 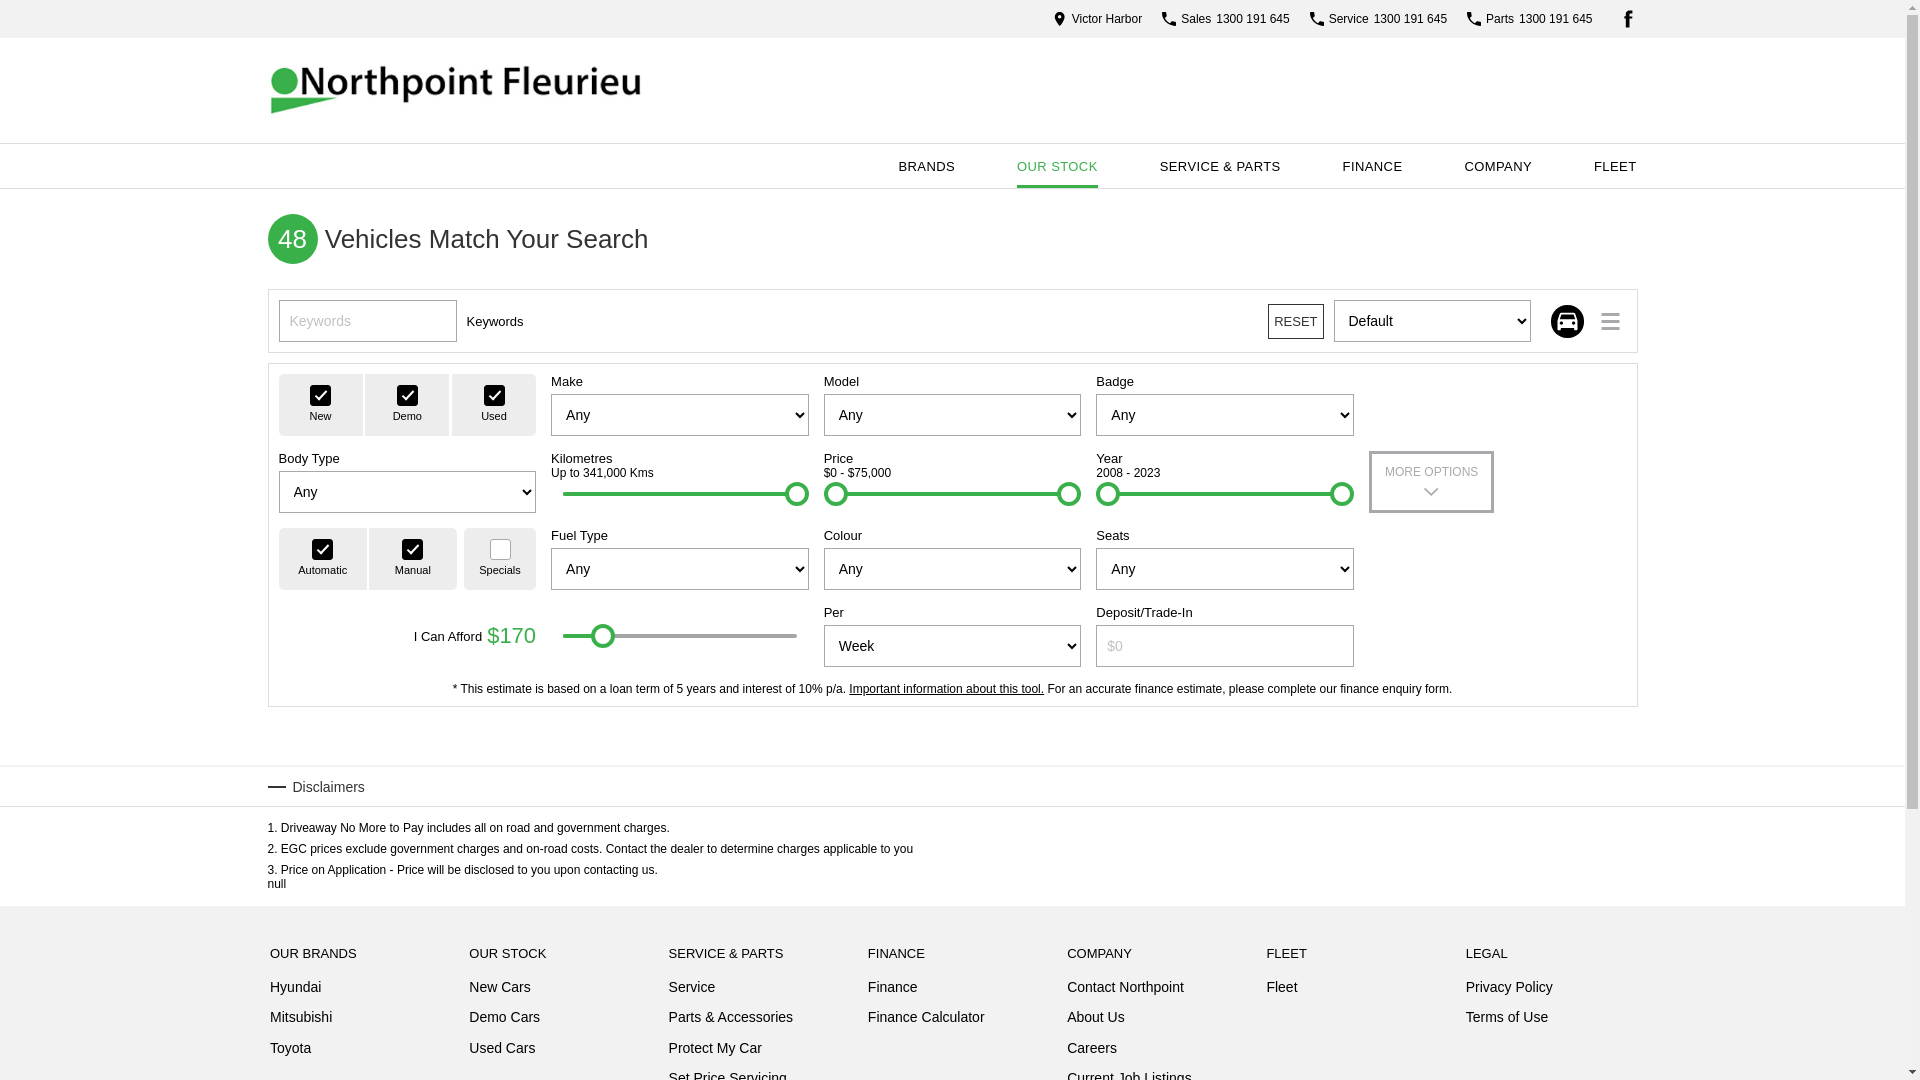 What do you see at coordinates (1281, 986) in the screenshot?
I see `'Fleet'` at bounding box center [1281, 986].